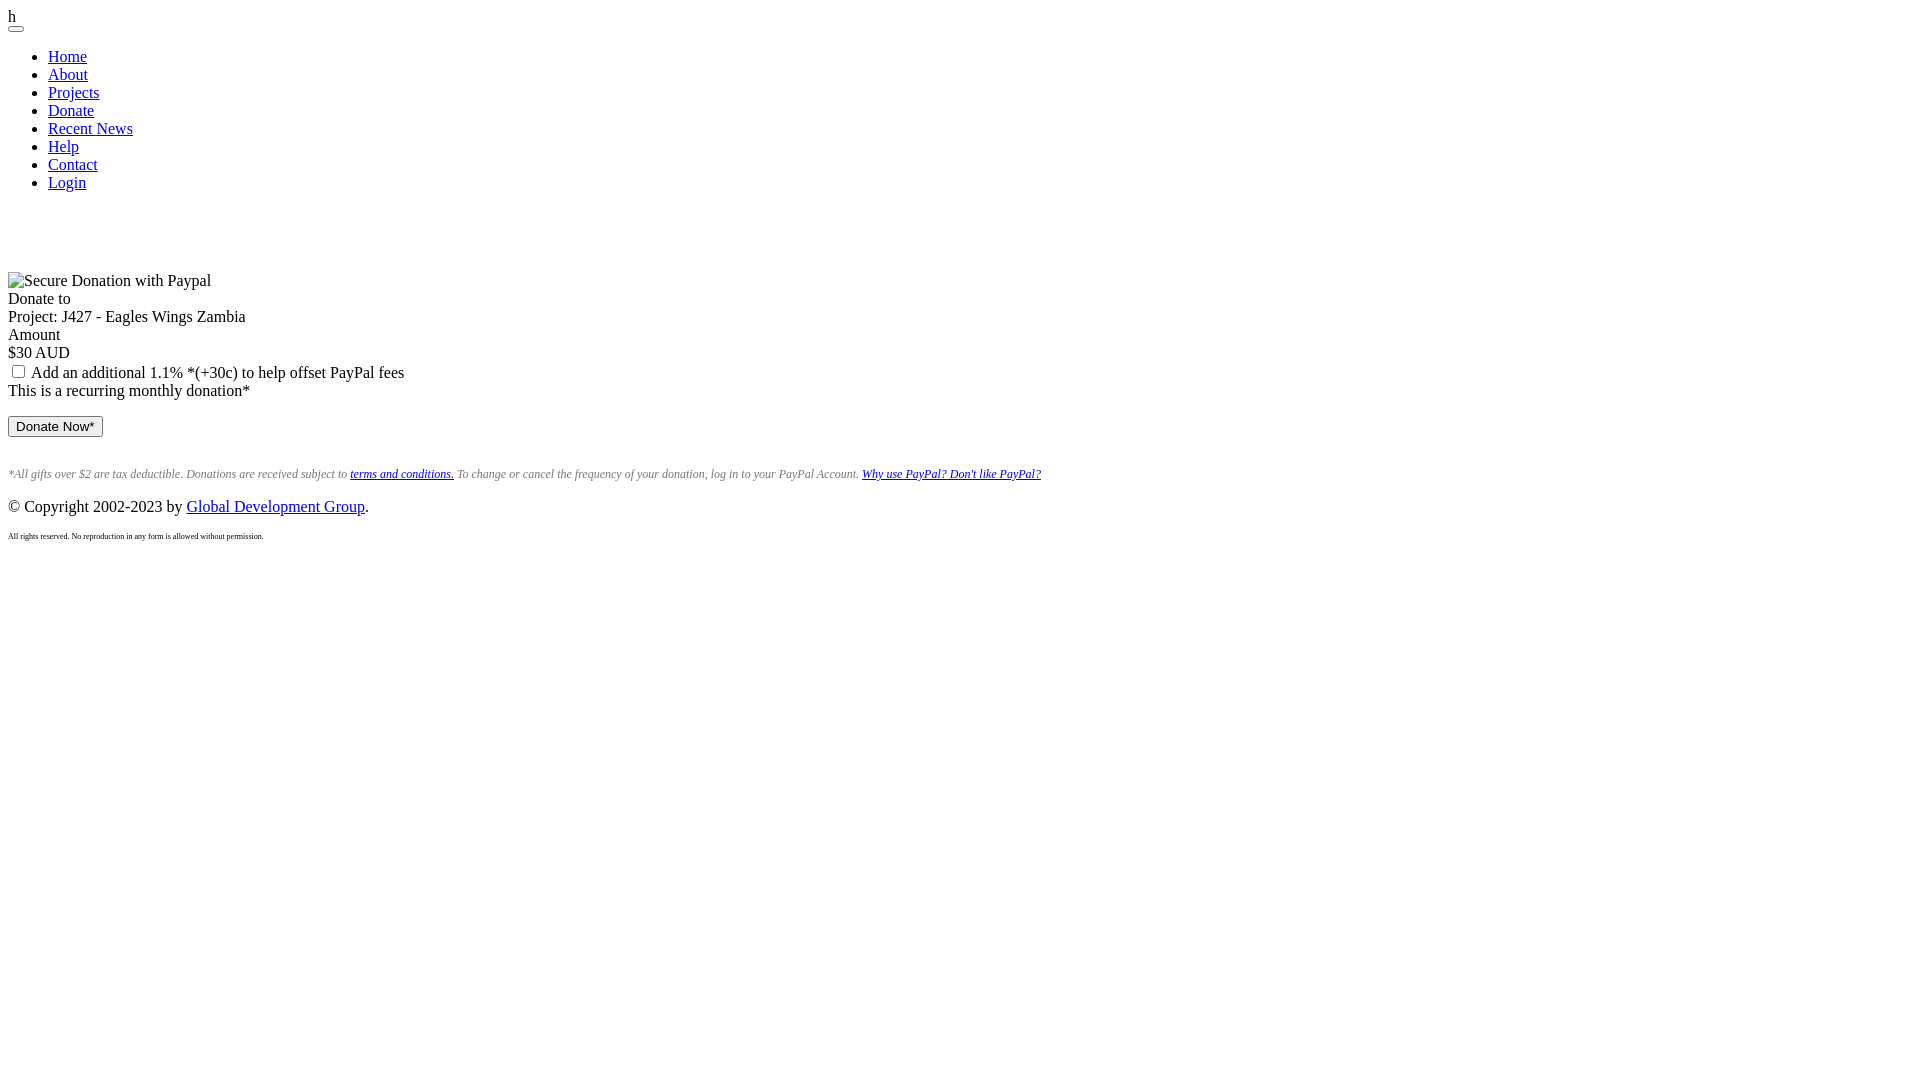 Image resolution: width=1920 pixels, height=1080 pixels. I want to click on 'terms and conditions.', so click(401, 474).